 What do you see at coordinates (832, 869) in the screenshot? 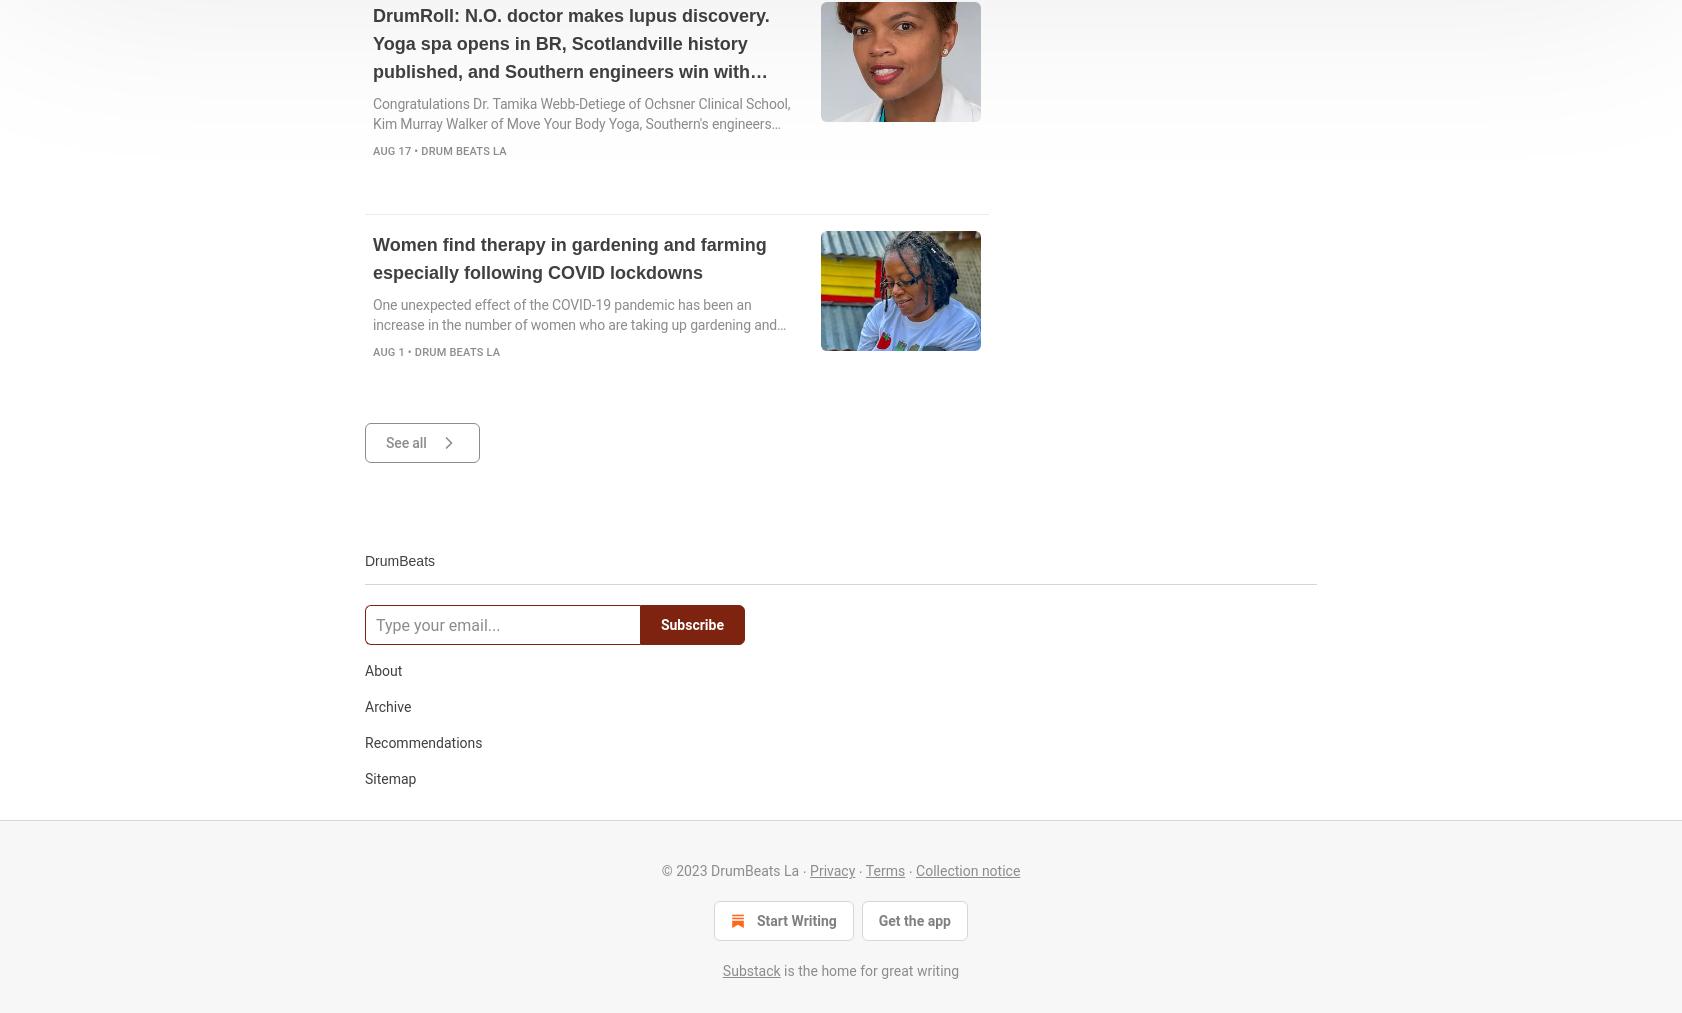
I see `'Privacy'` at bounding box center [832, 869].